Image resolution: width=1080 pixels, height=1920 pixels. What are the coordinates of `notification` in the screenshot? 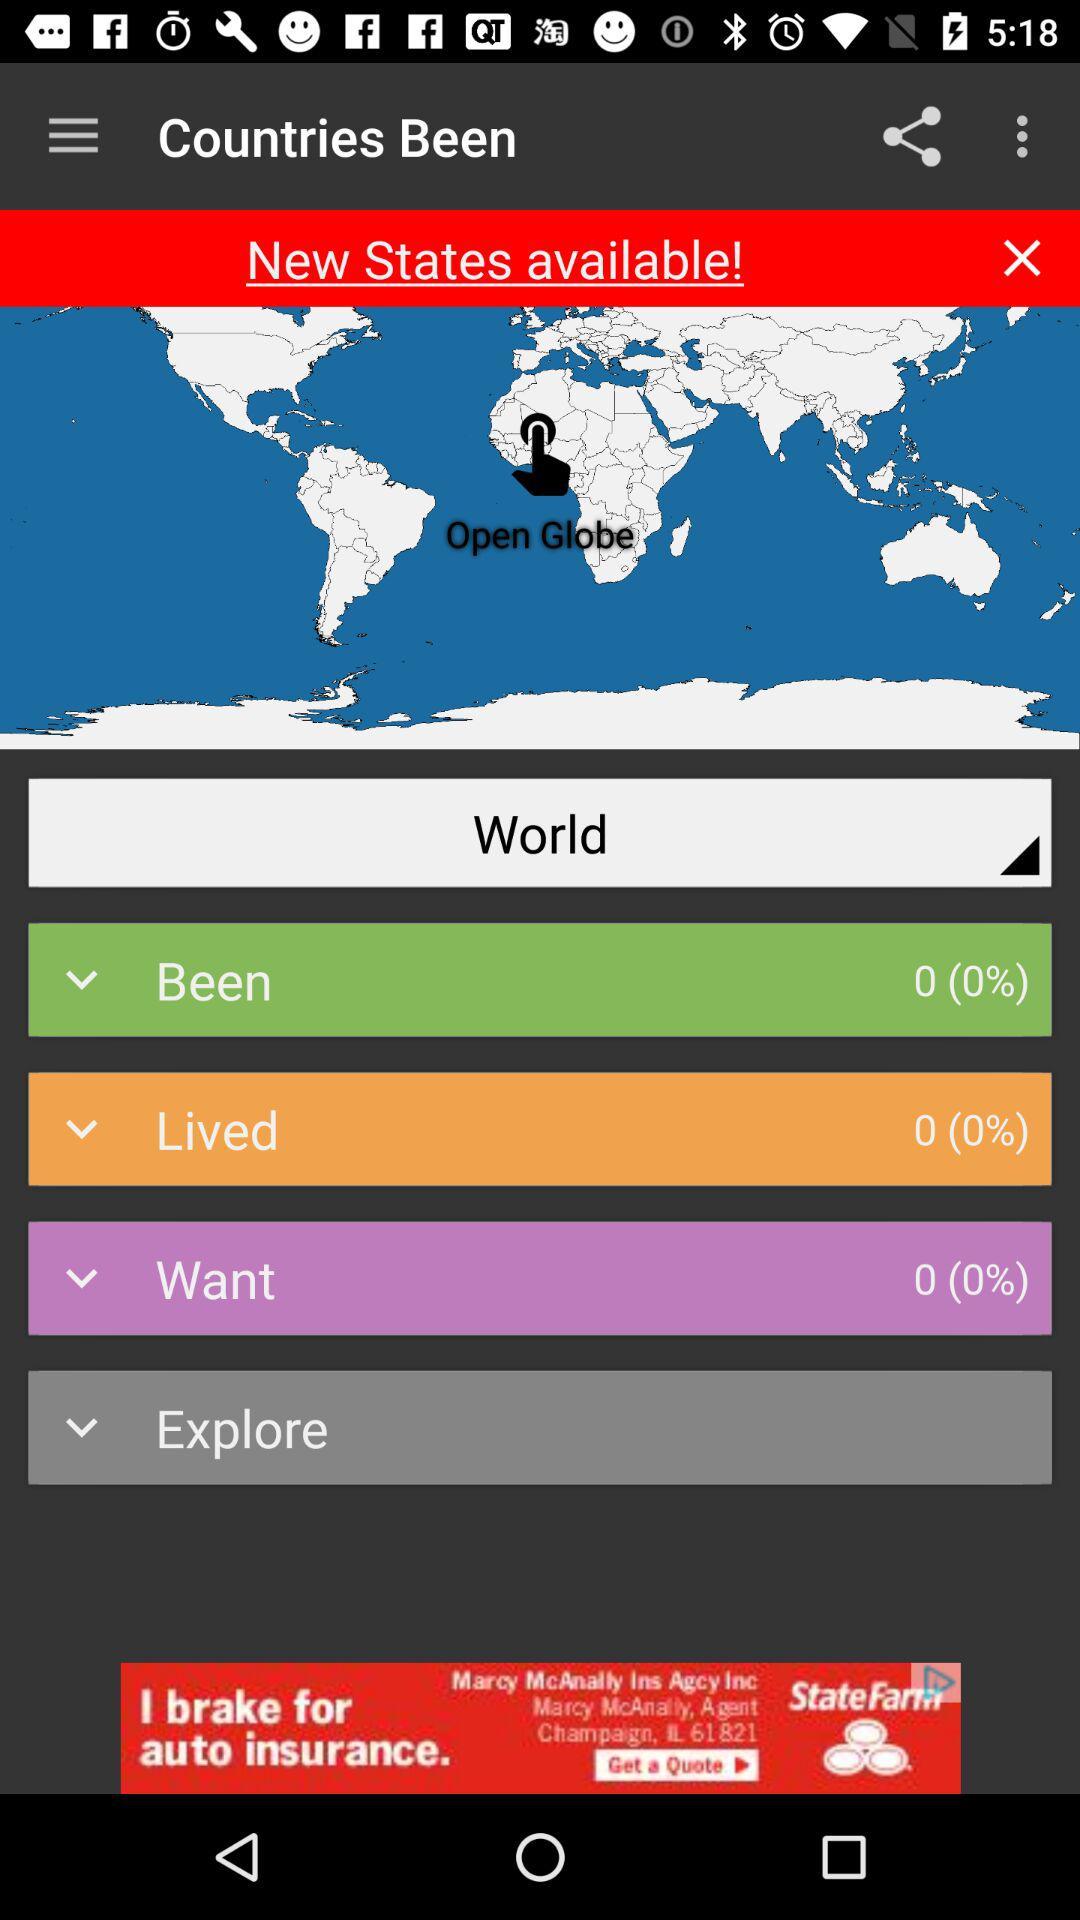 It's located at (1022, 257).